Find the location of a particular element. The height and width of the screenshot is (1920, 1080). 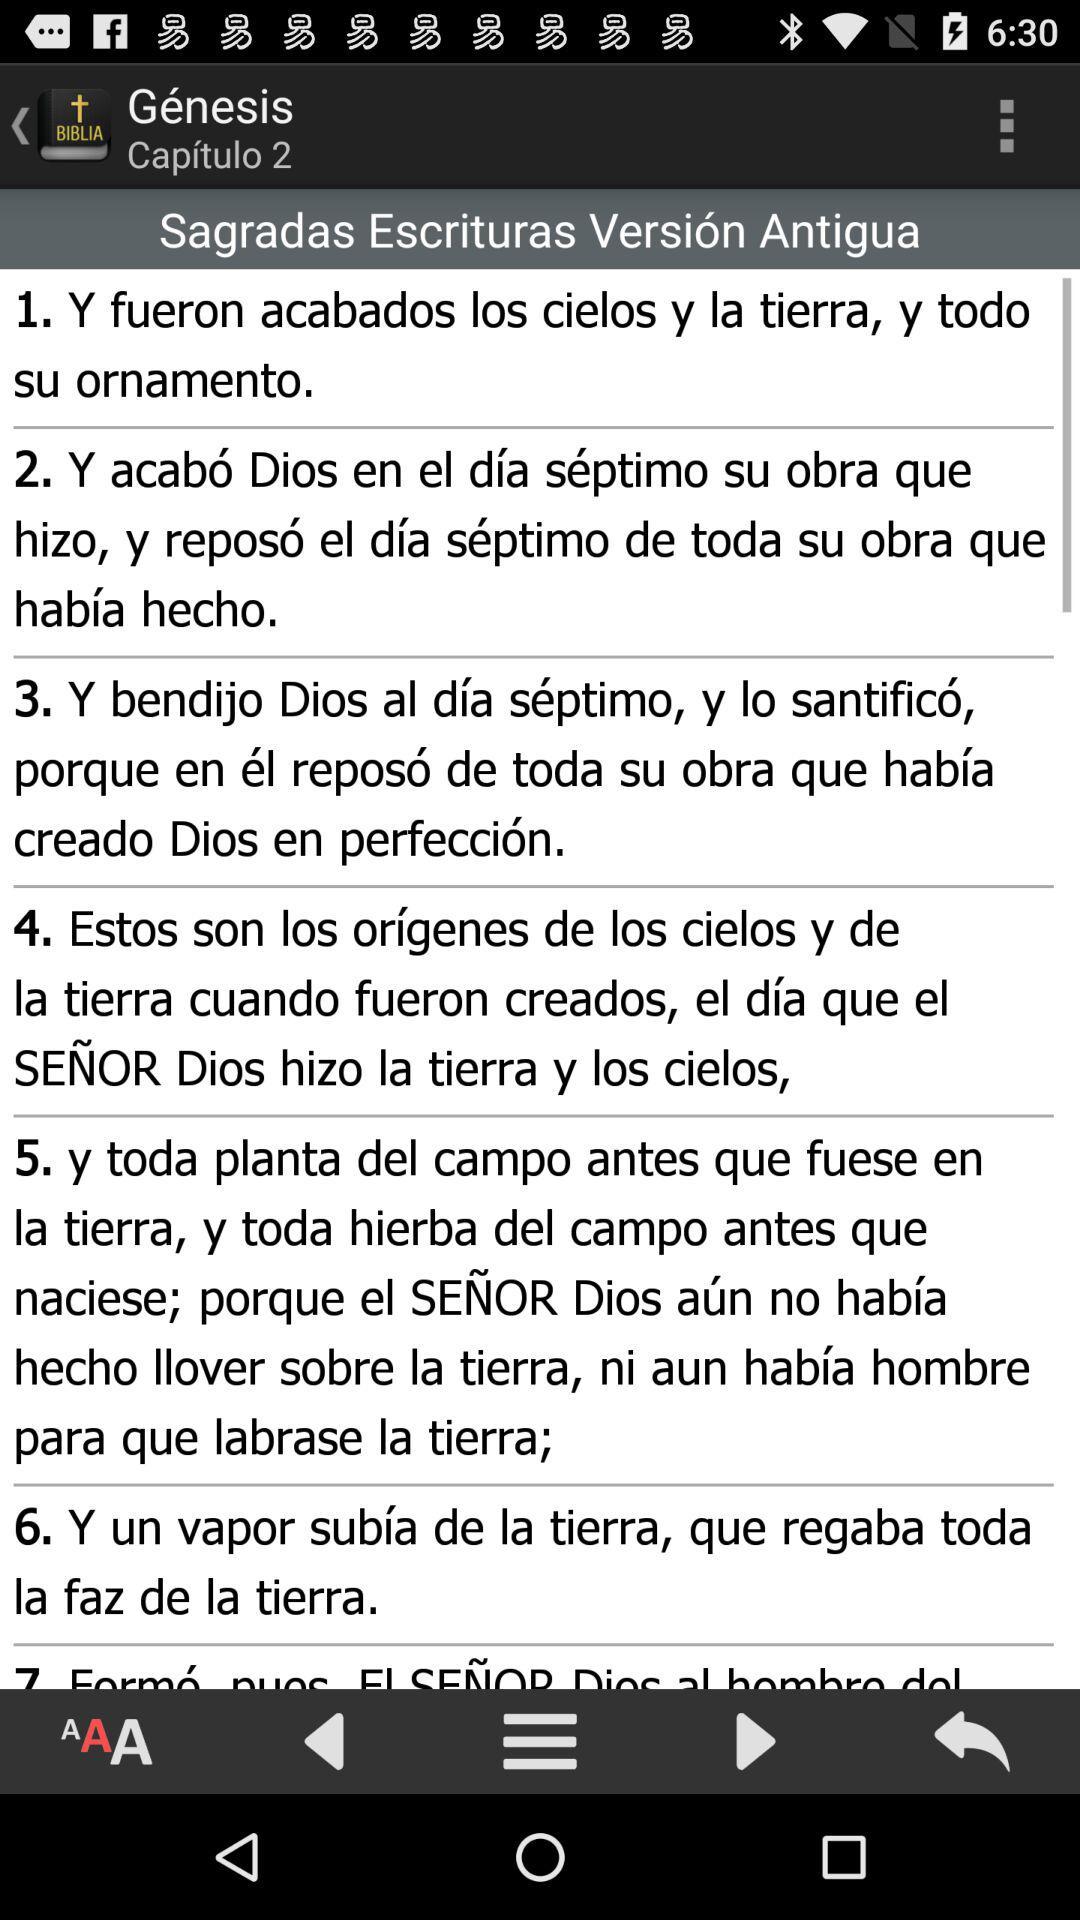

the font icon is located at coordinates (108, 1862).